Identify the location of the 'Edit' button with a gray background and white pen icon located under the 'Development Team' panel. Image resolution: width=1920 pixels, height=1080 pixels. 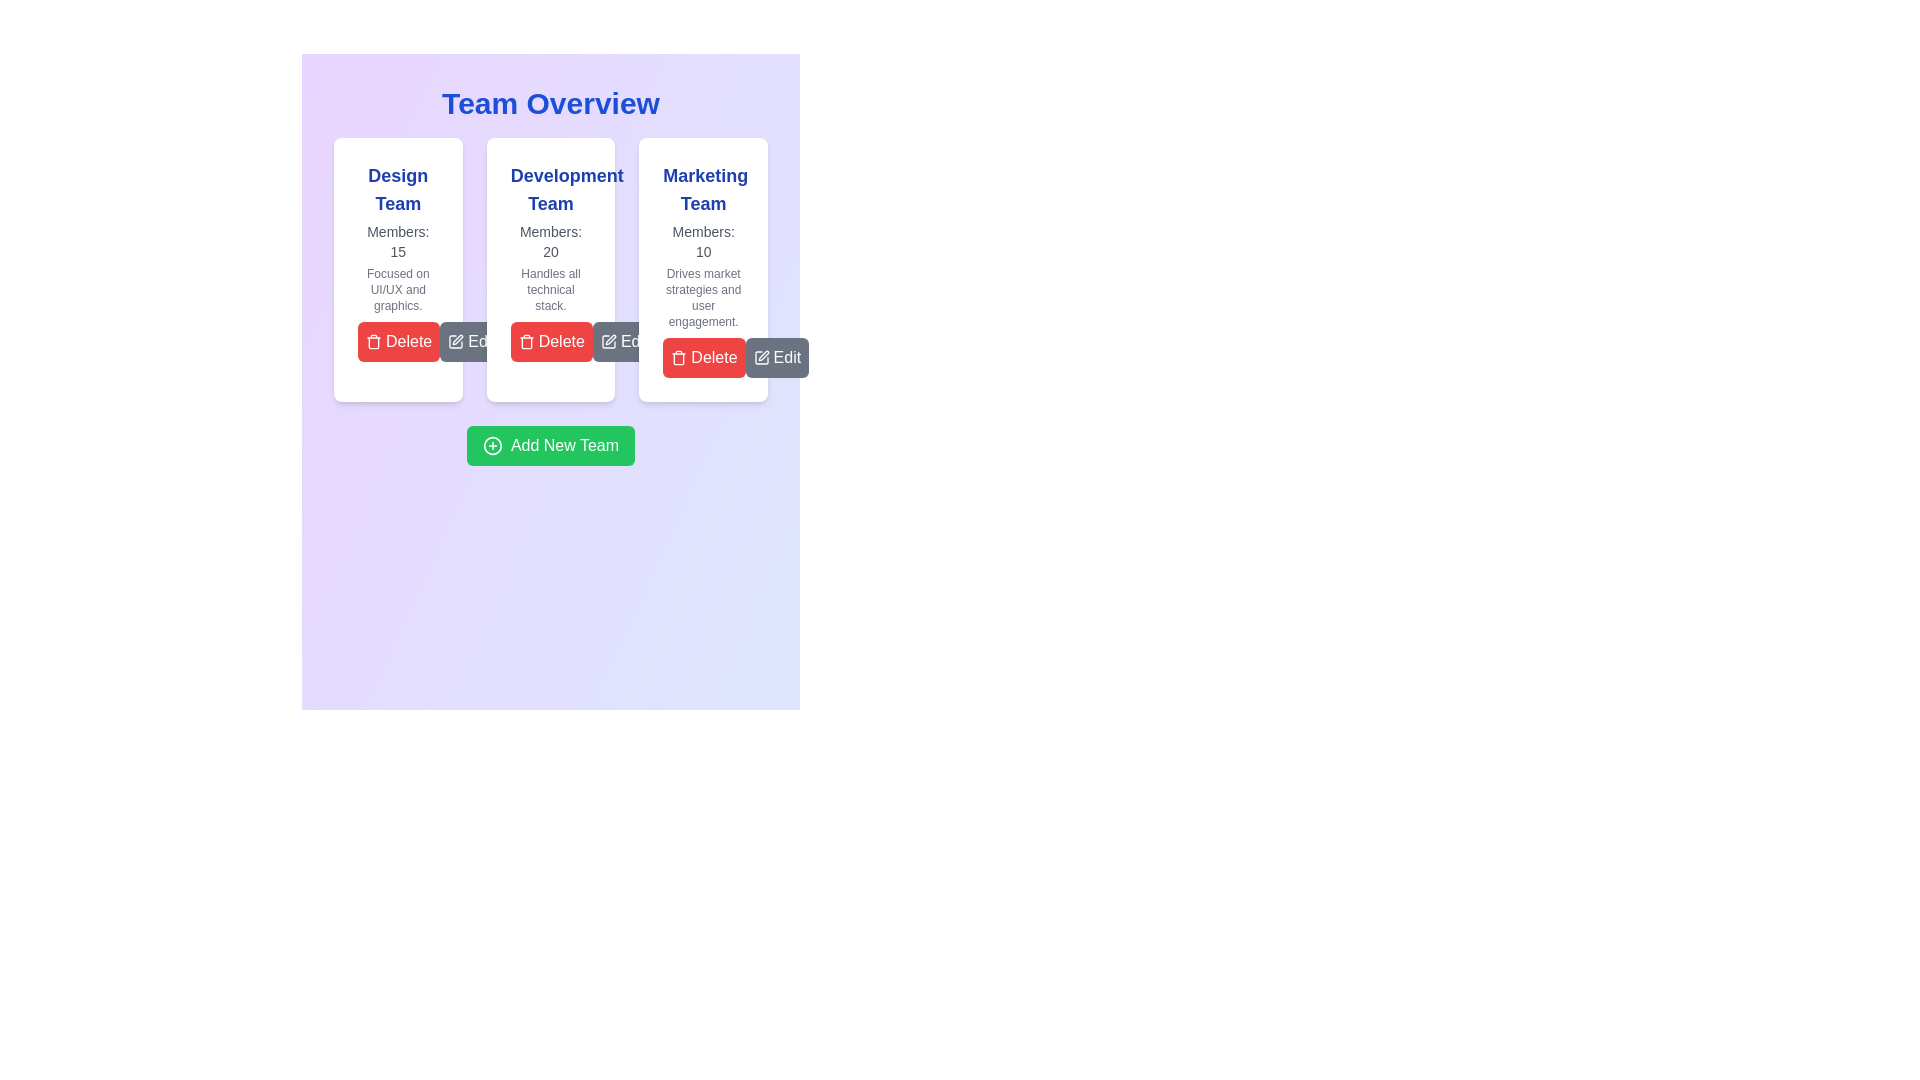
(623, 341).